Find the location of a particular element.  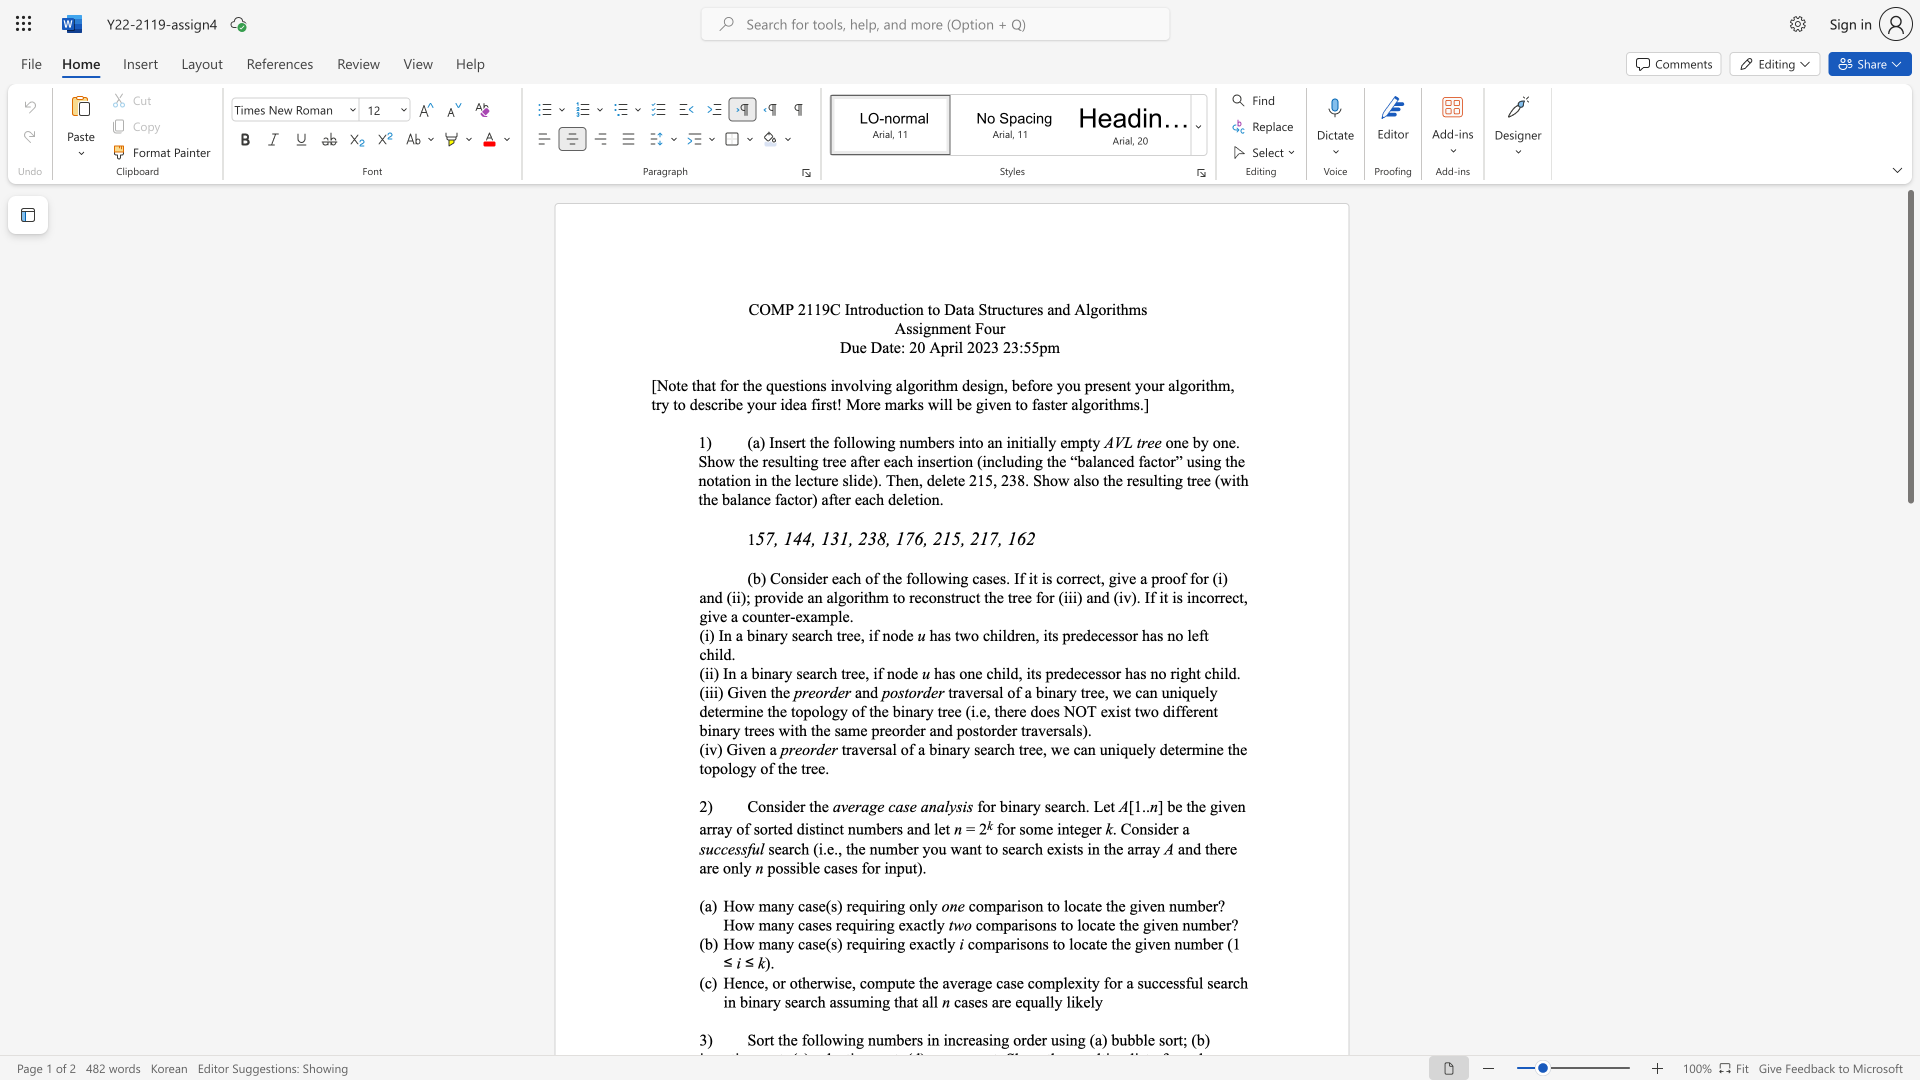

the vertical scrollbar to lower the page content is located at coordinates (1909, 619).